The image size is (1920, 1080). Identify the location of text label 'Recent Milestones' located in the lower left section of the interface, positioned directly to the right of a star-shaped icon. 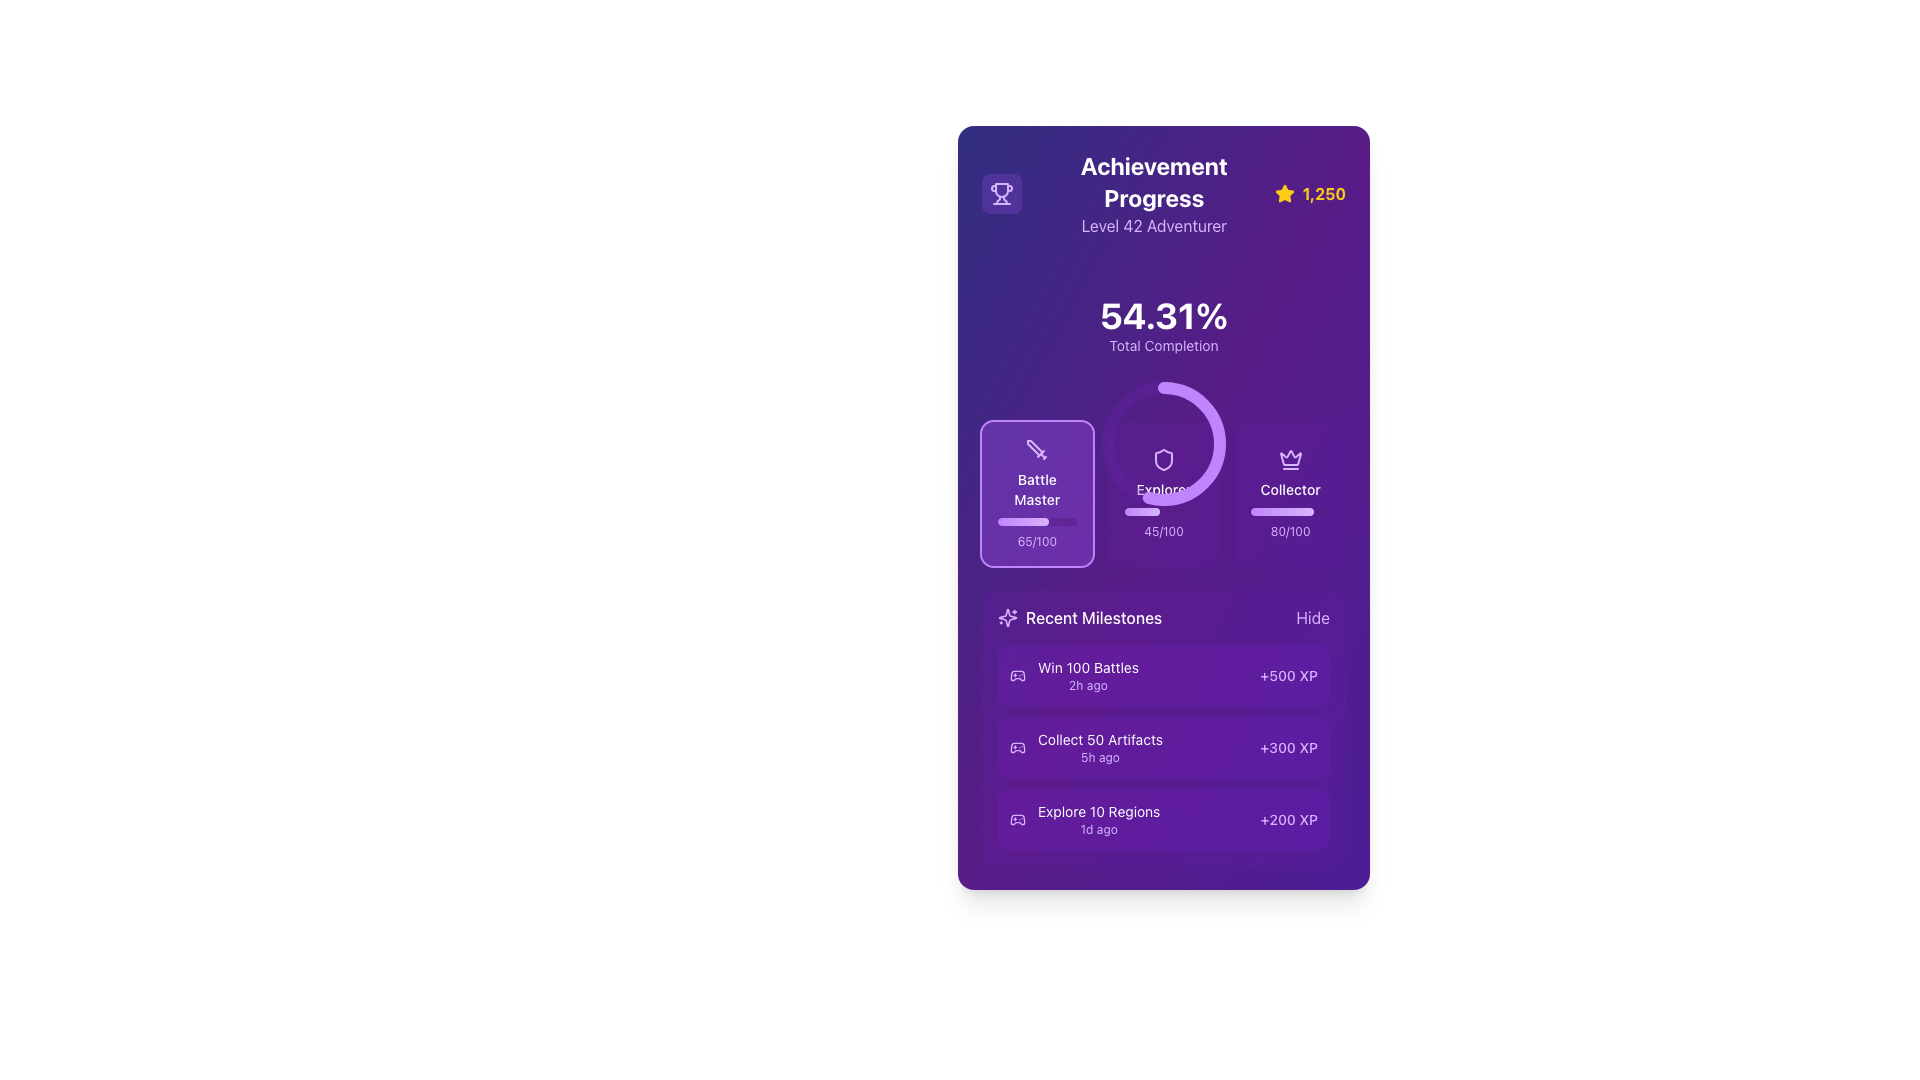
(1093, 616).